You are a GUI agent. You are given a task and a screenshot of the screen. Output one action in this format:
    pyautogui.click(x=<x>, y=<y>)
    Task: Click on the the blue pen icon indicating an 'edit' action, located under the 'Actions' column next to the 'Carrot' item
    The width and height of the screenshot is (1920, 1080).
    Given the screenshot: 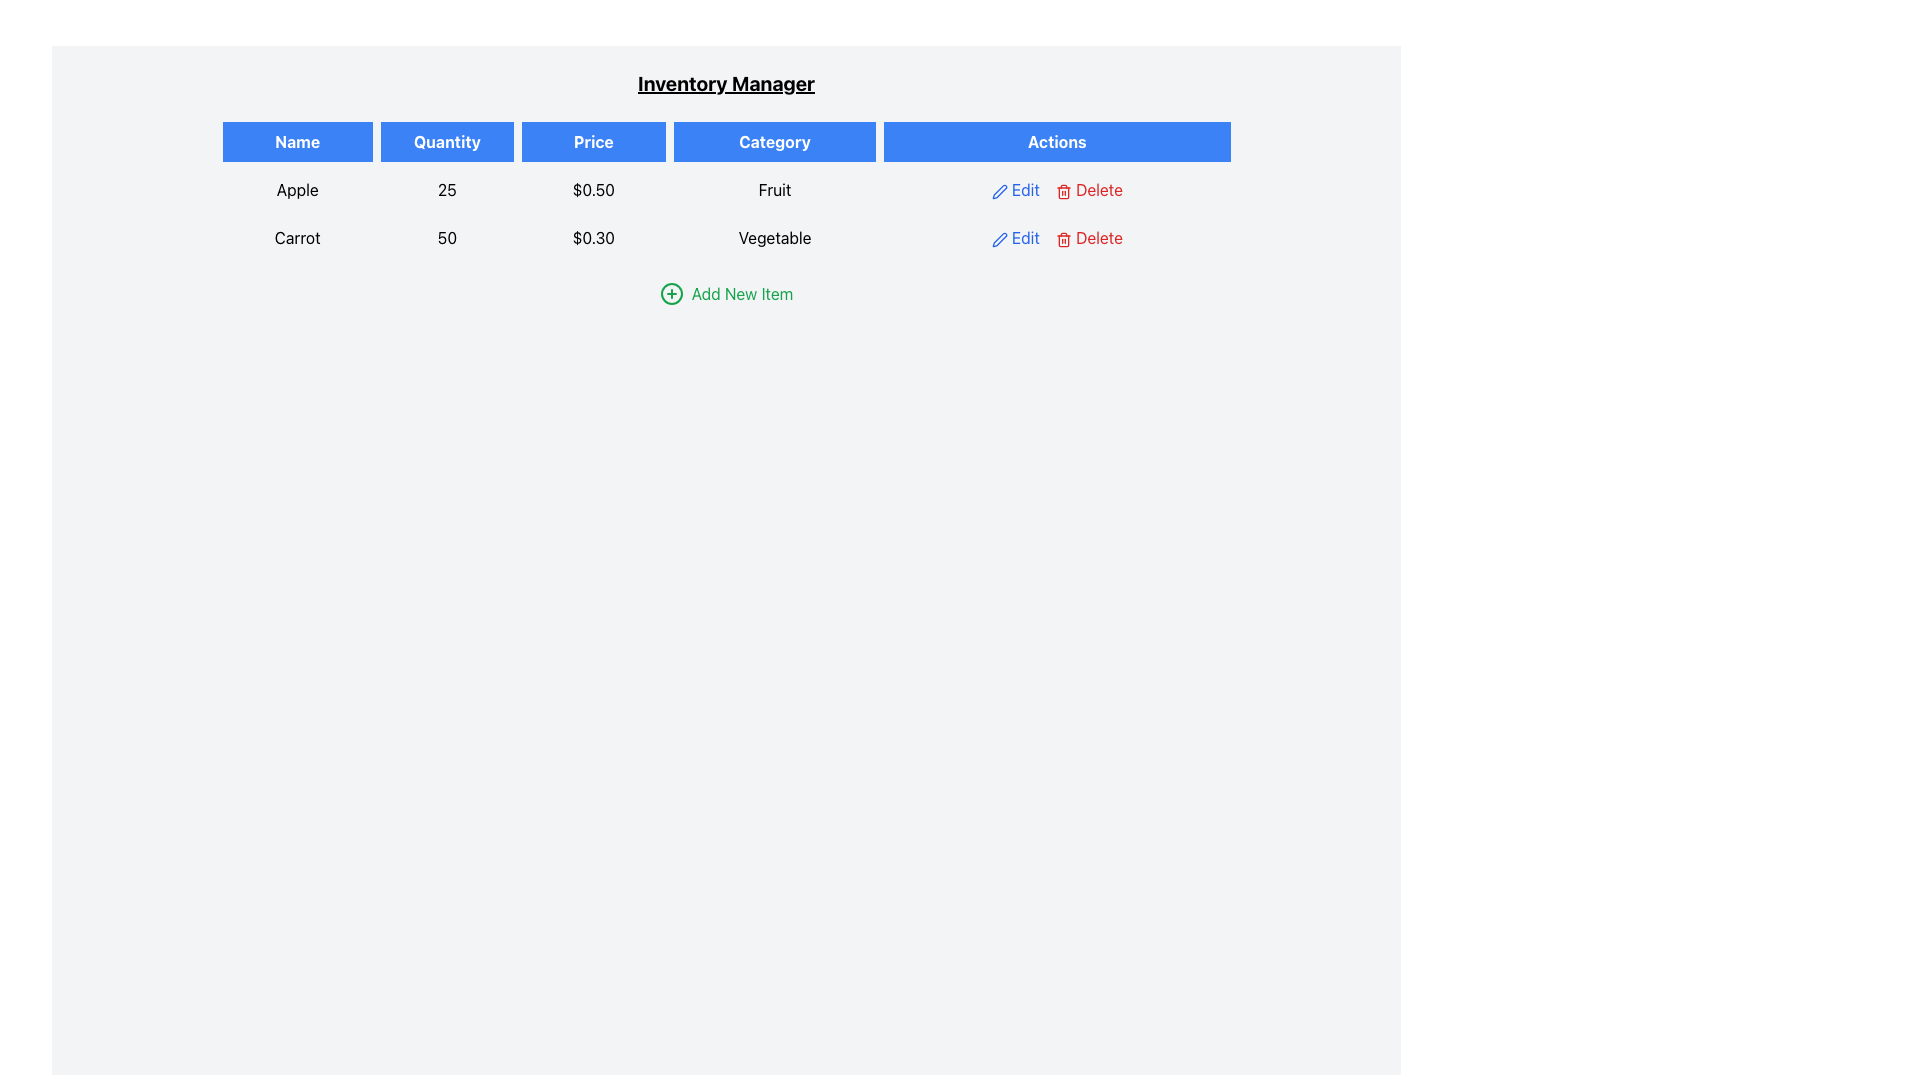 What is the action you would take?
    pyautogui.click(x=999, y=191)
    